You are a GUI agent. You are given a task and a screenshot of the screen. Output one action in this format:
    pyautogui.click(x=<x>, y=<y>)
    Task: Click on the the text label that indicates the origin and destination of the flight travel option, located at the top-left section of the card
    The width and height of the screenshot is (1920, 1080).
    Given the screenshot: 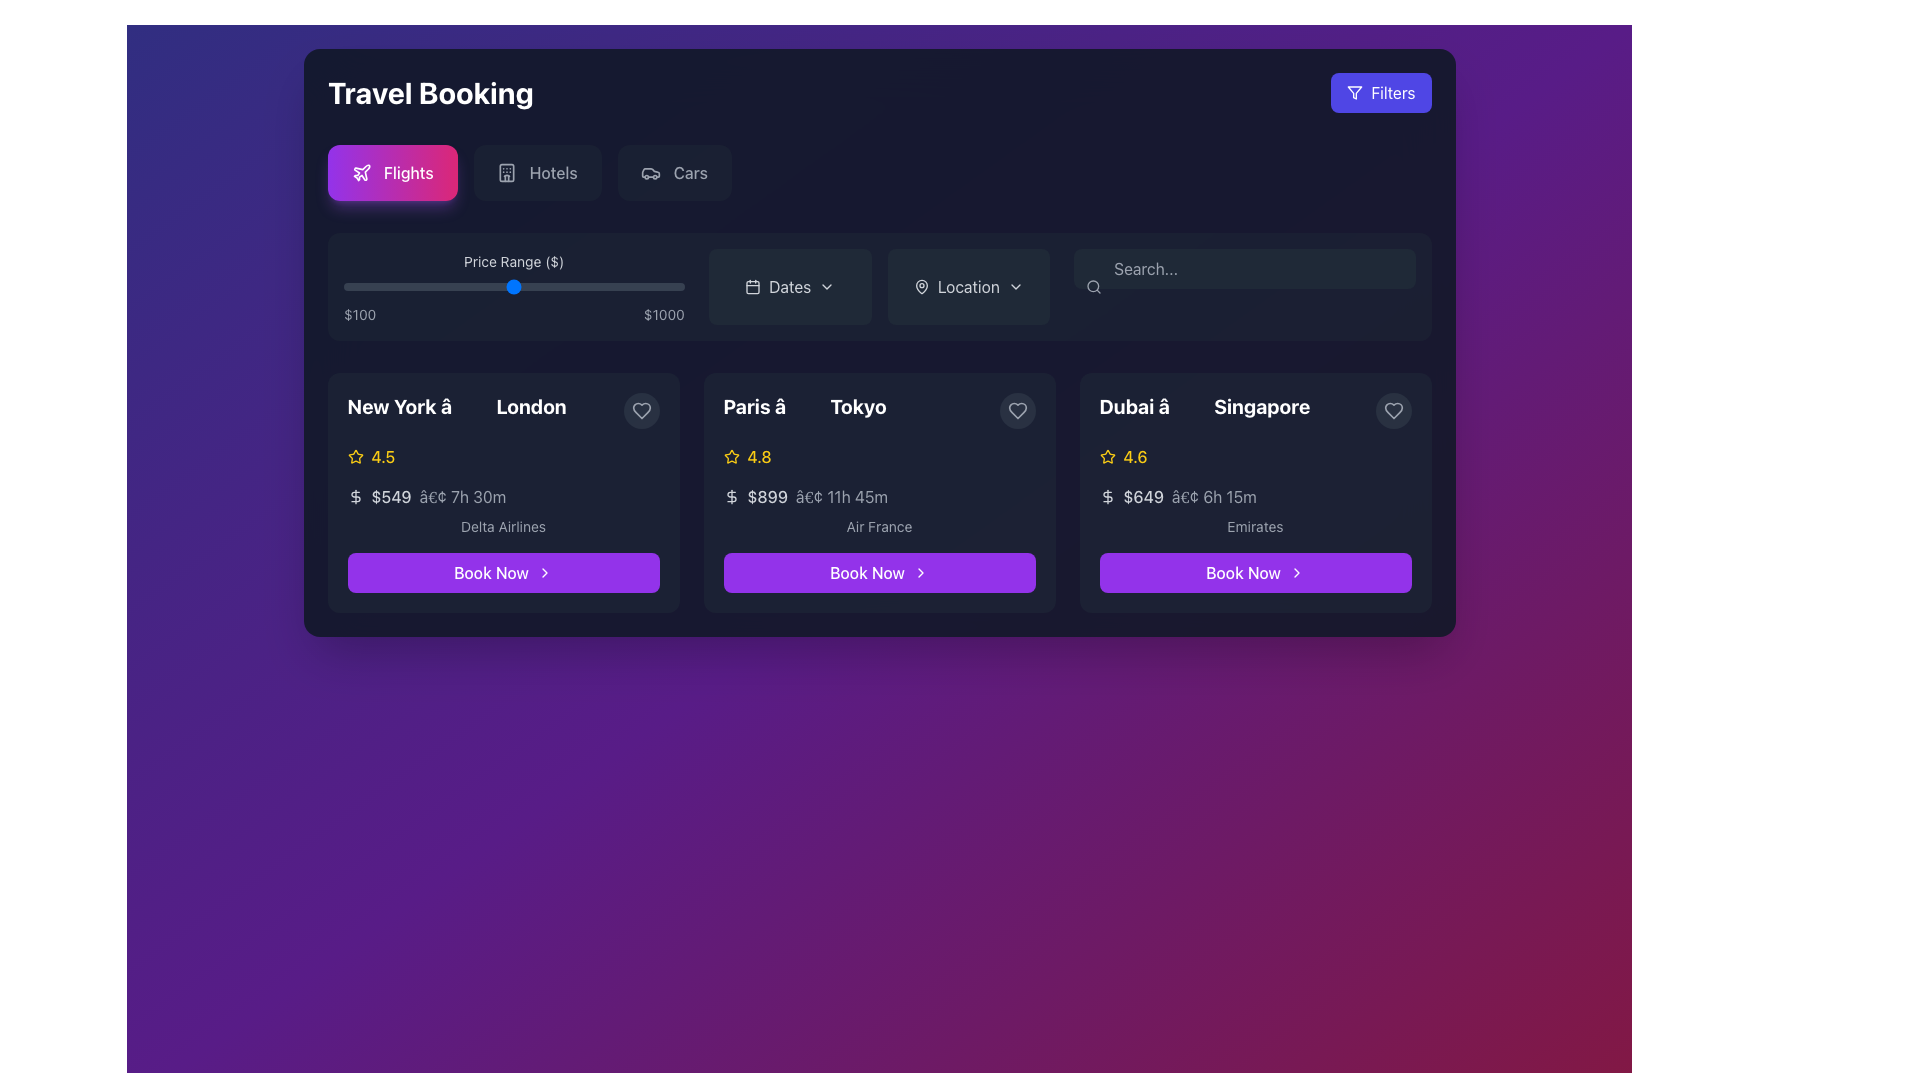 What is the action you would take?
    pyautogui.click(x=503, y=410)
    